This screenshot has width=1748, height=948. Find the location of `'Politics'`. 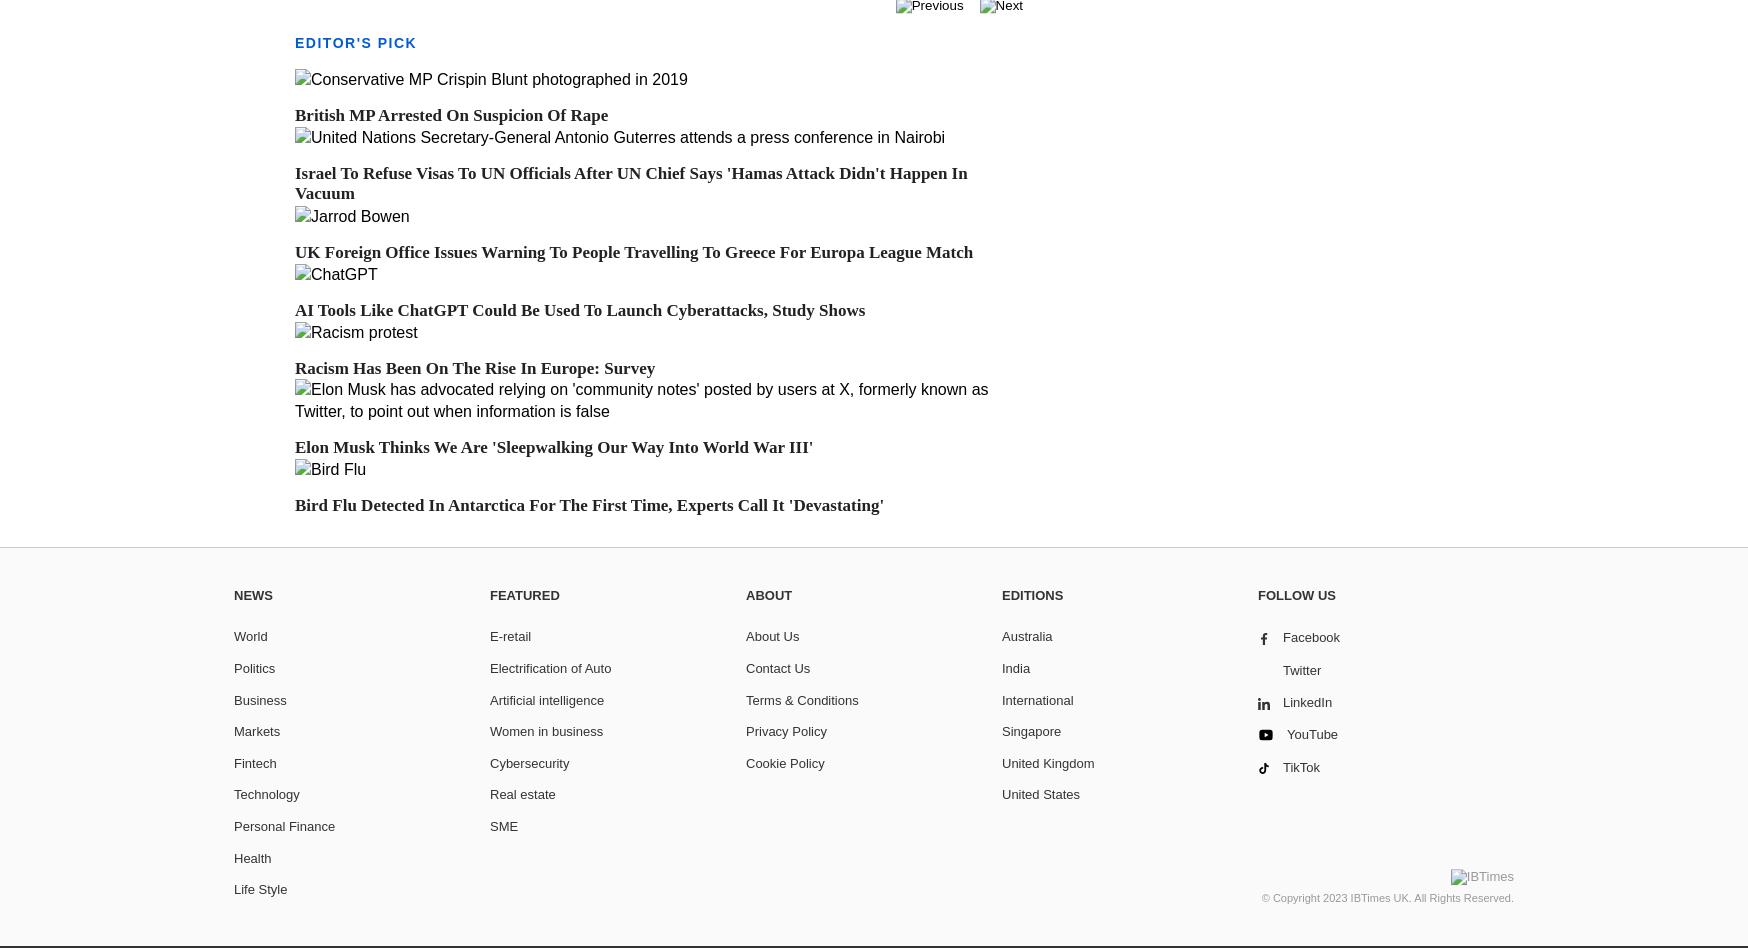

'Politics' is located at coordinates (254, 667).